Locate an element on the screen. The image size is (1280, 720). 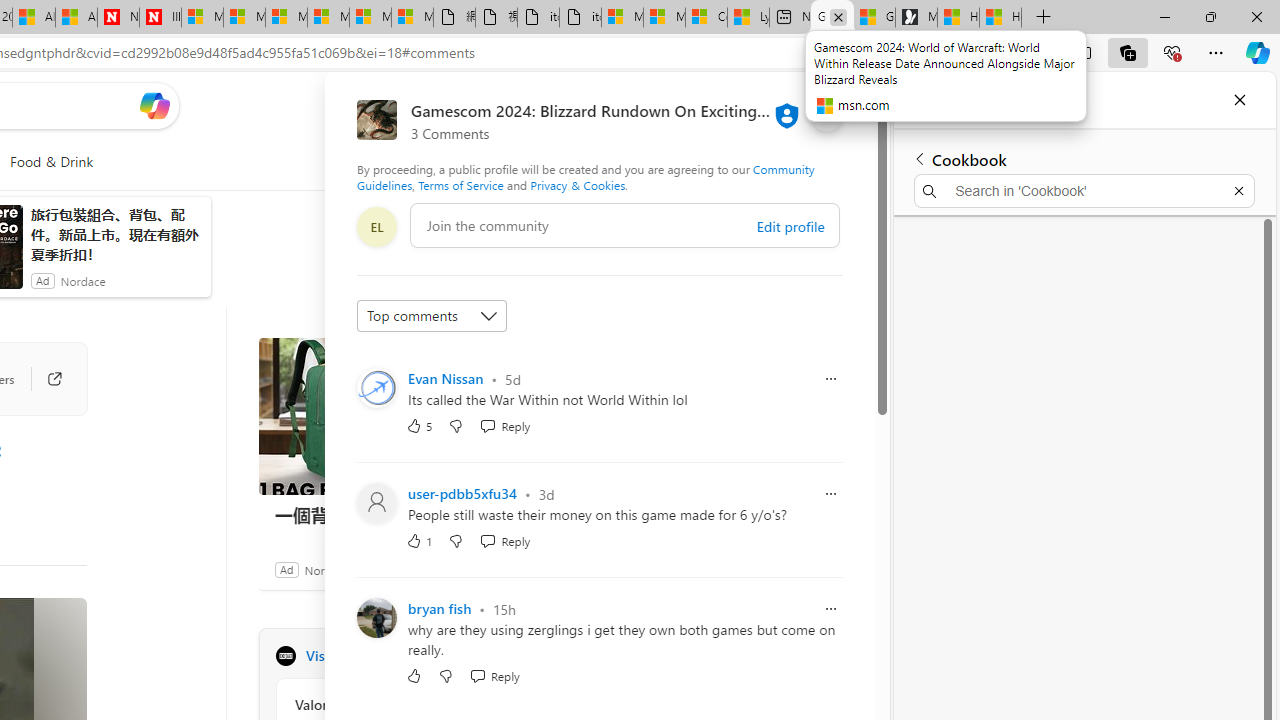
'Newsweek - News, Analysis, Politics, Business, Technology' is located at coordinates (118, 17).